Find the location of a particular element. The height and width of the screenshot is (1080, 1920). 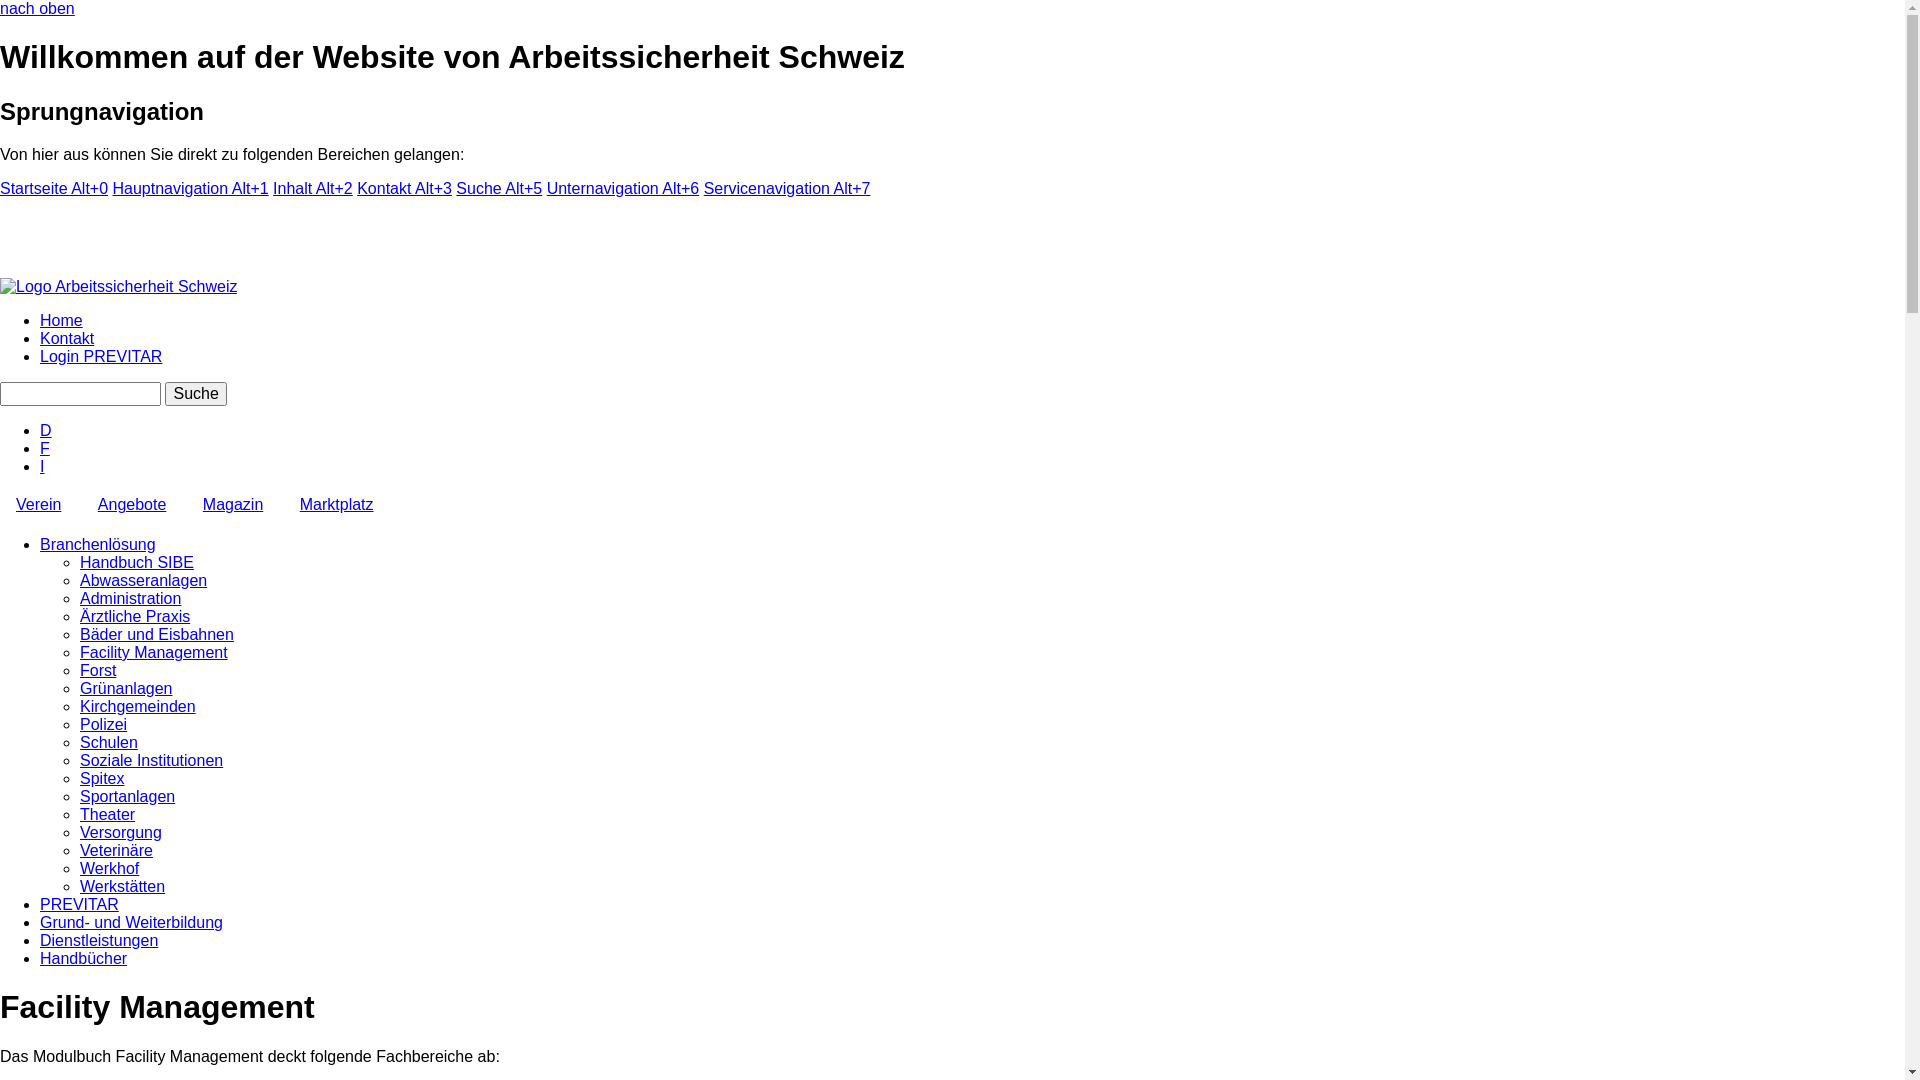

'F' is located at coordinates (44, 447).